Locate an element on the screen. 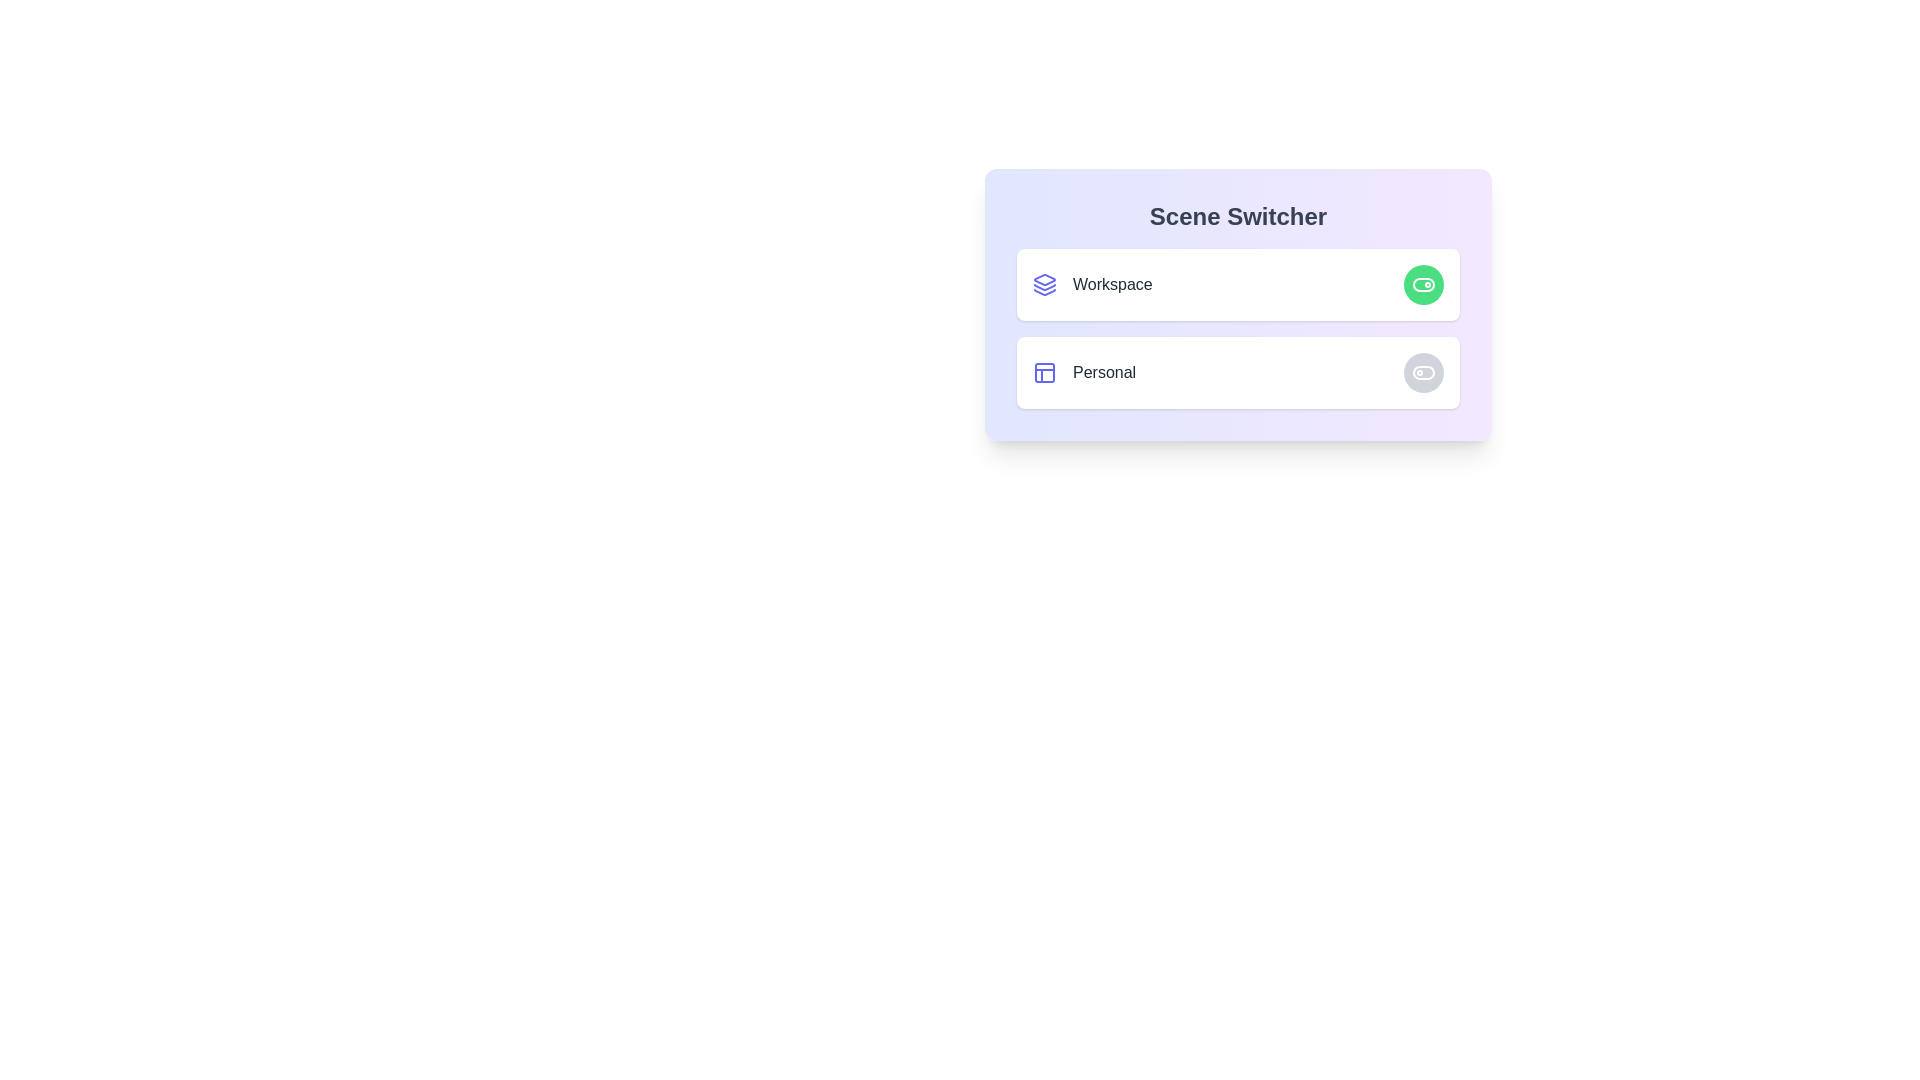  the textual content of the label indicating the 'Personal' scene option, which is the second option below the 'Workspace' in the scene-switching card is located at coordinates (1083, 373).